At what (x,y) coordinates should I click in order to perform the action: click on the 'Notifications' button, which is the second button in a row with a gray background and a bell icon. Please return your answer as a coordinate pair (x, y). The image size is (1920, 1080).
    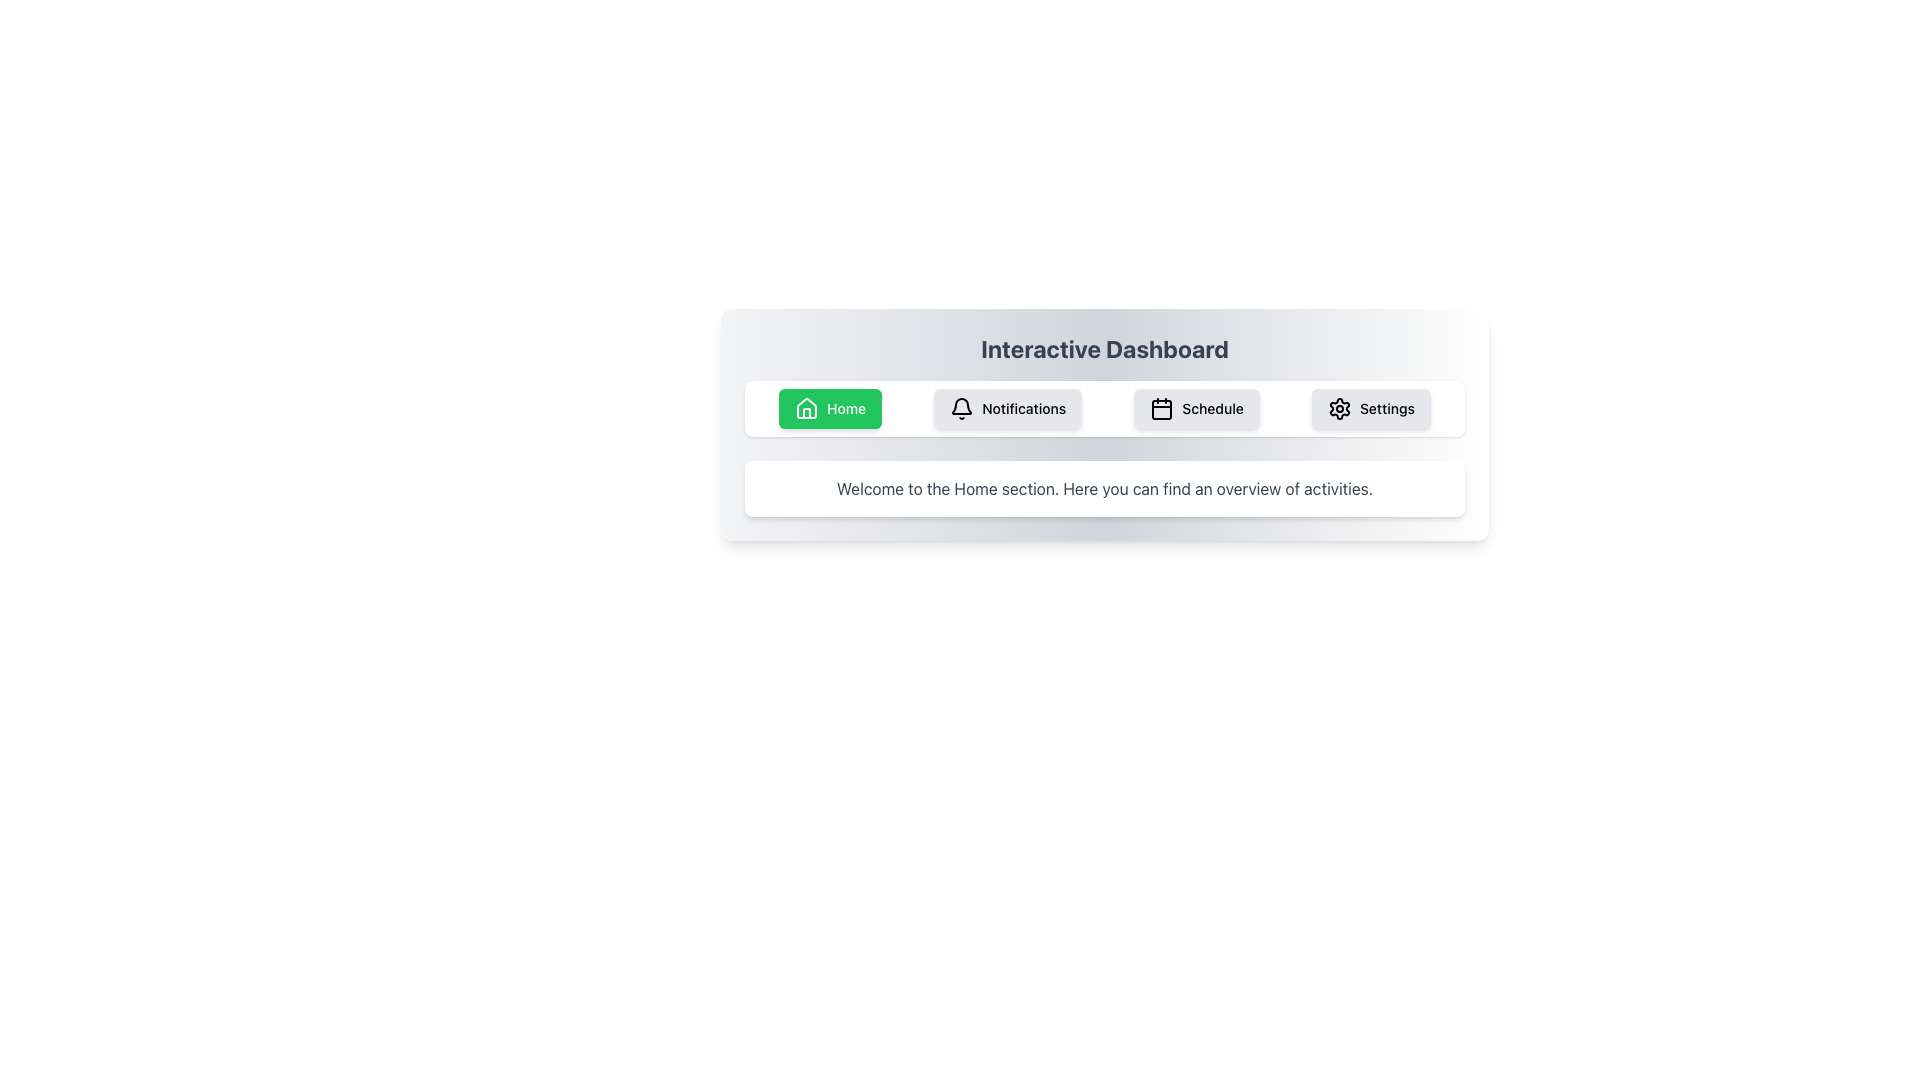
    Looking at the image, I should click on (1008, 407).